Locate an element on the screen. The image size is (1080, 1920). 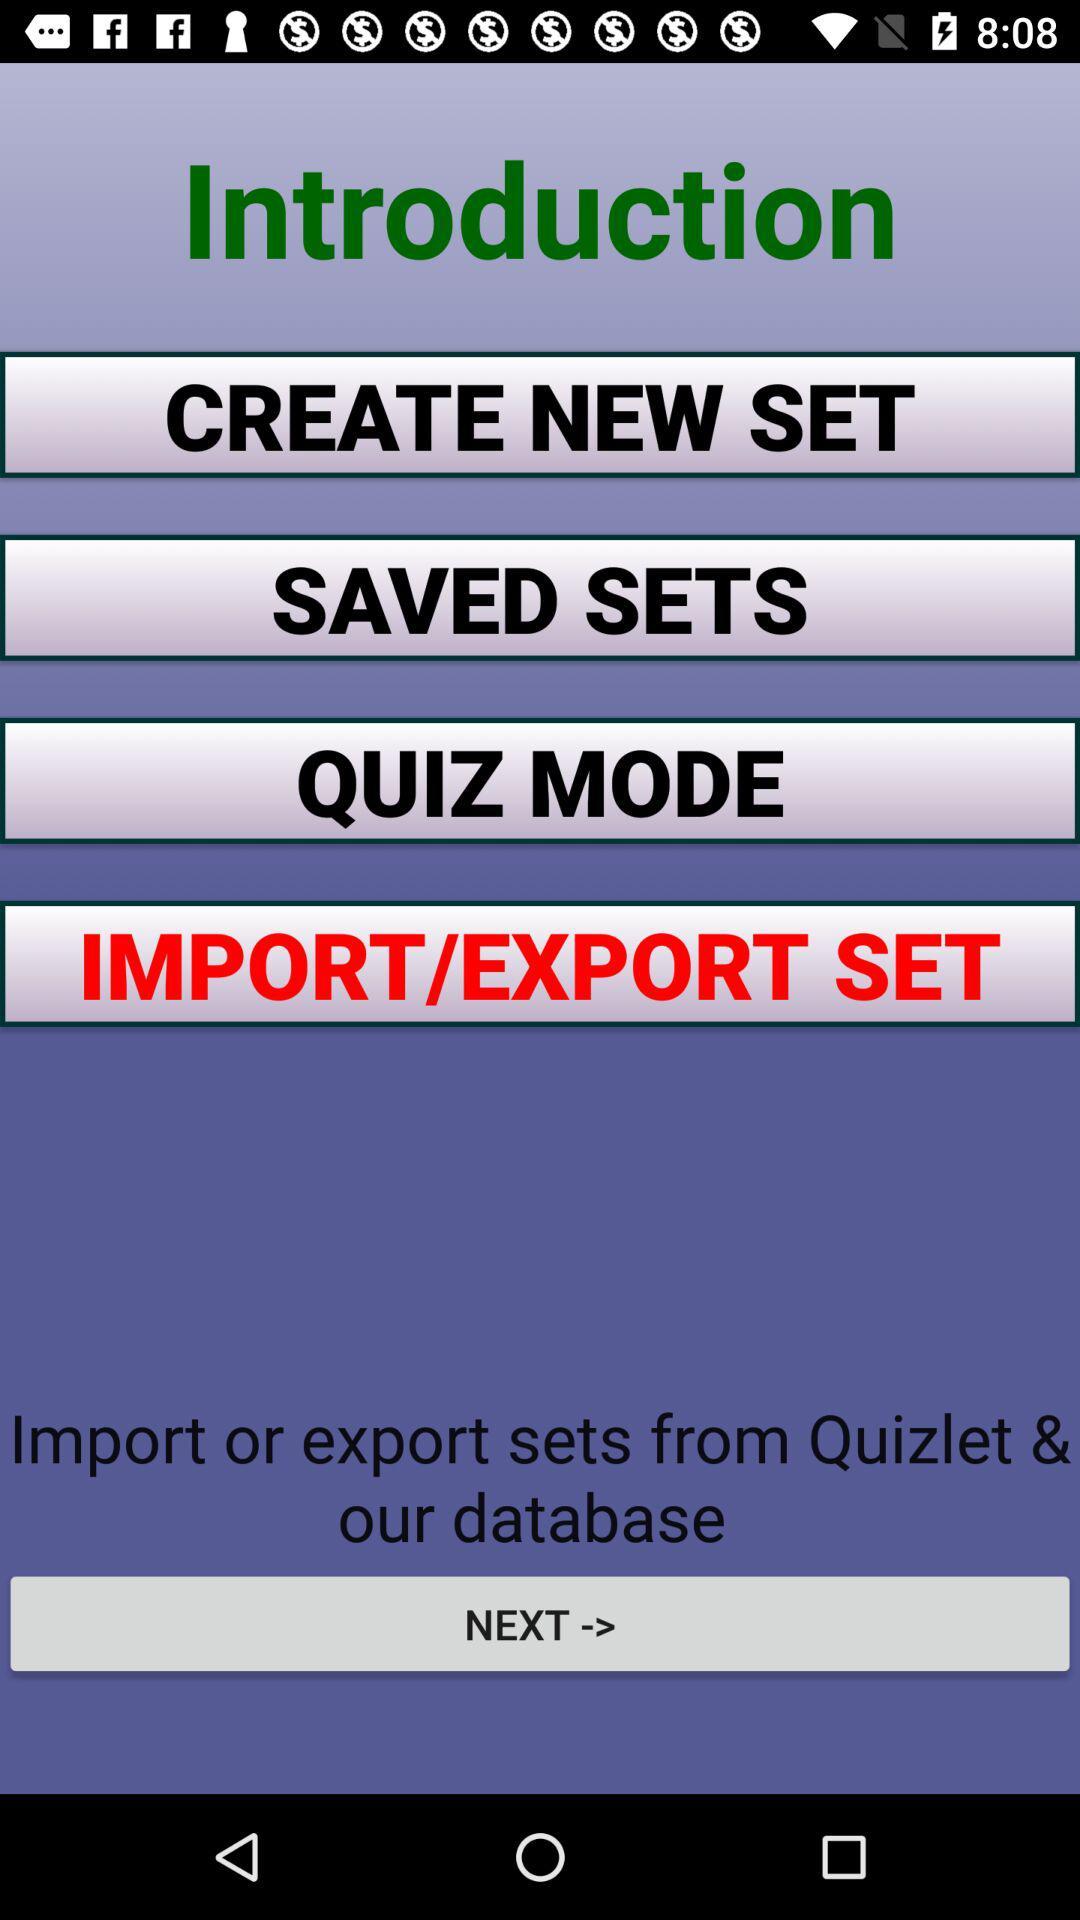
create new set button is located at coordinates (540, 413).